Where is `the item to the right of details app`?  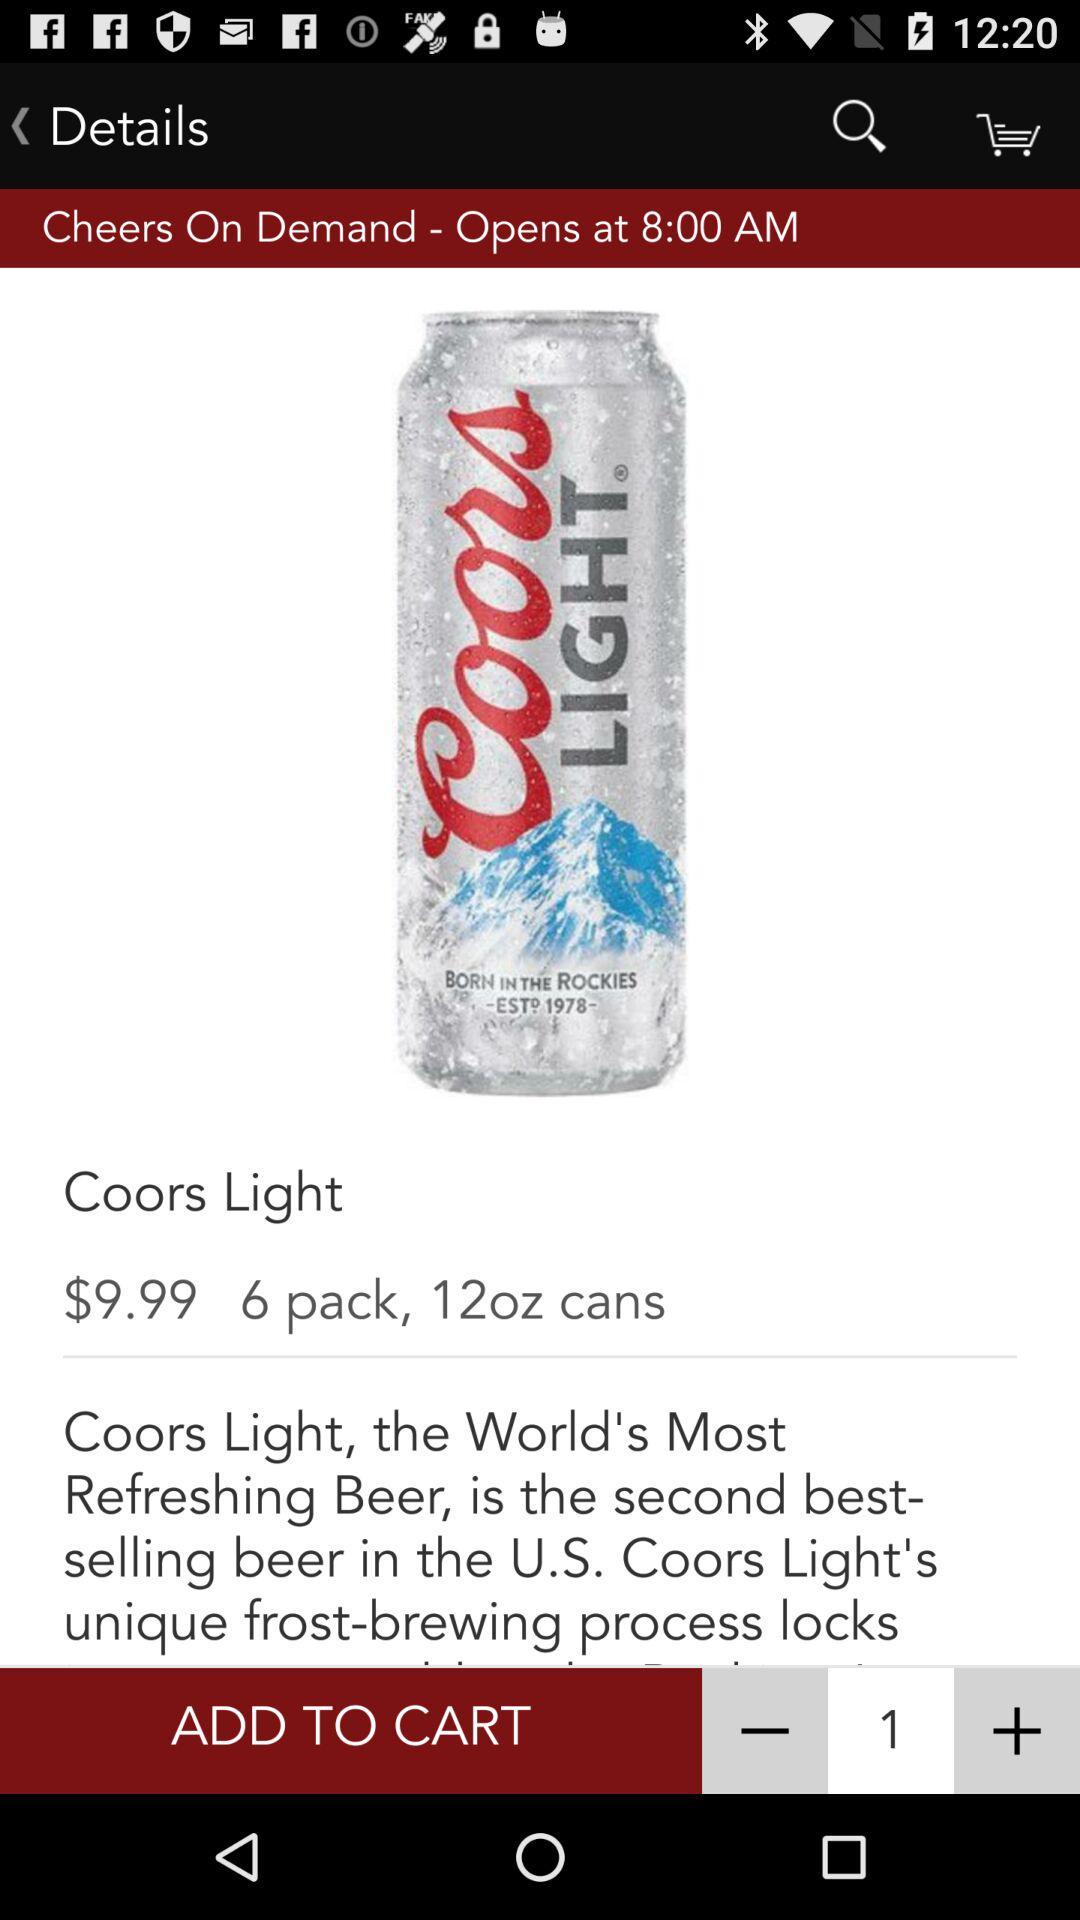
the item to the right of details app is located at coordinates (858, 124).